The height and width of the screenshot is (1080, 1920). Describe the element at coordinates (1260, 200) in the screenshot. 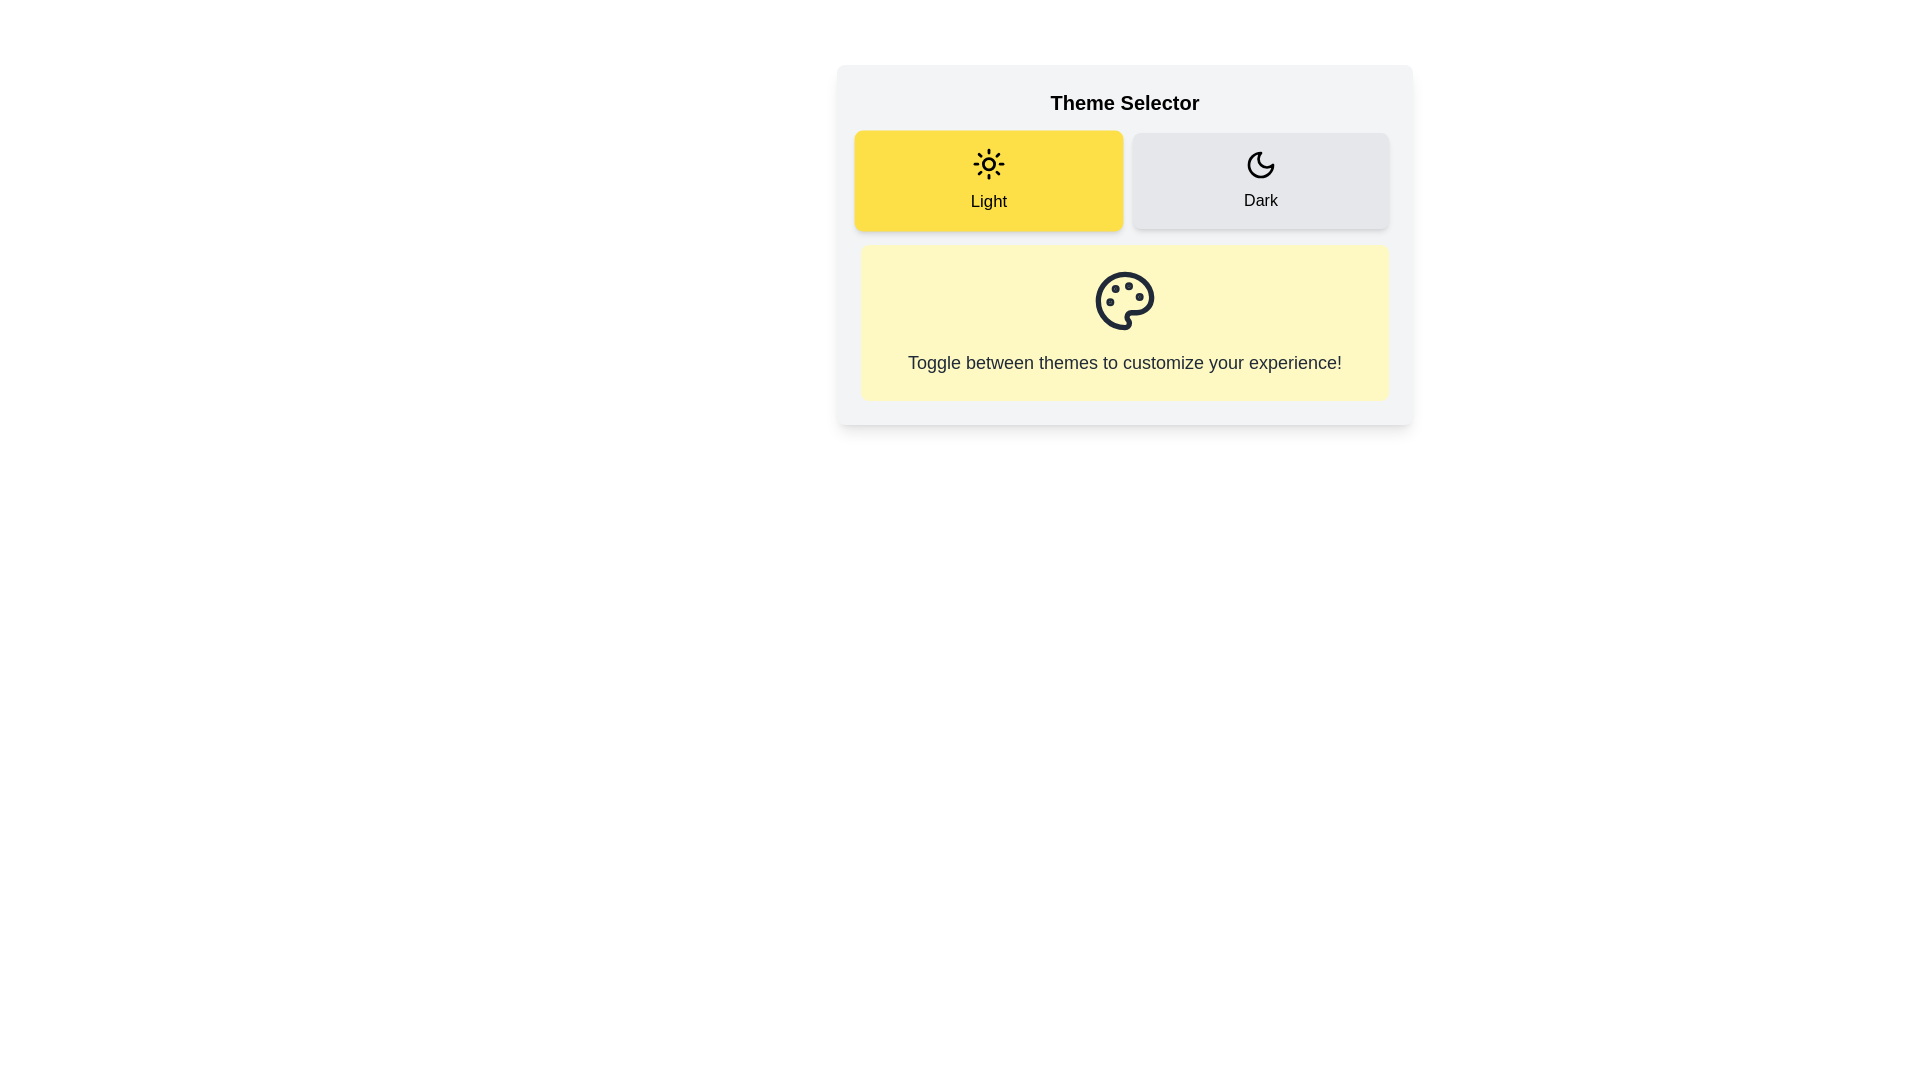

I see `the 'Dark' text label, which is styled in bold and located below the moon icon in the Theme Selector interface` at that location.